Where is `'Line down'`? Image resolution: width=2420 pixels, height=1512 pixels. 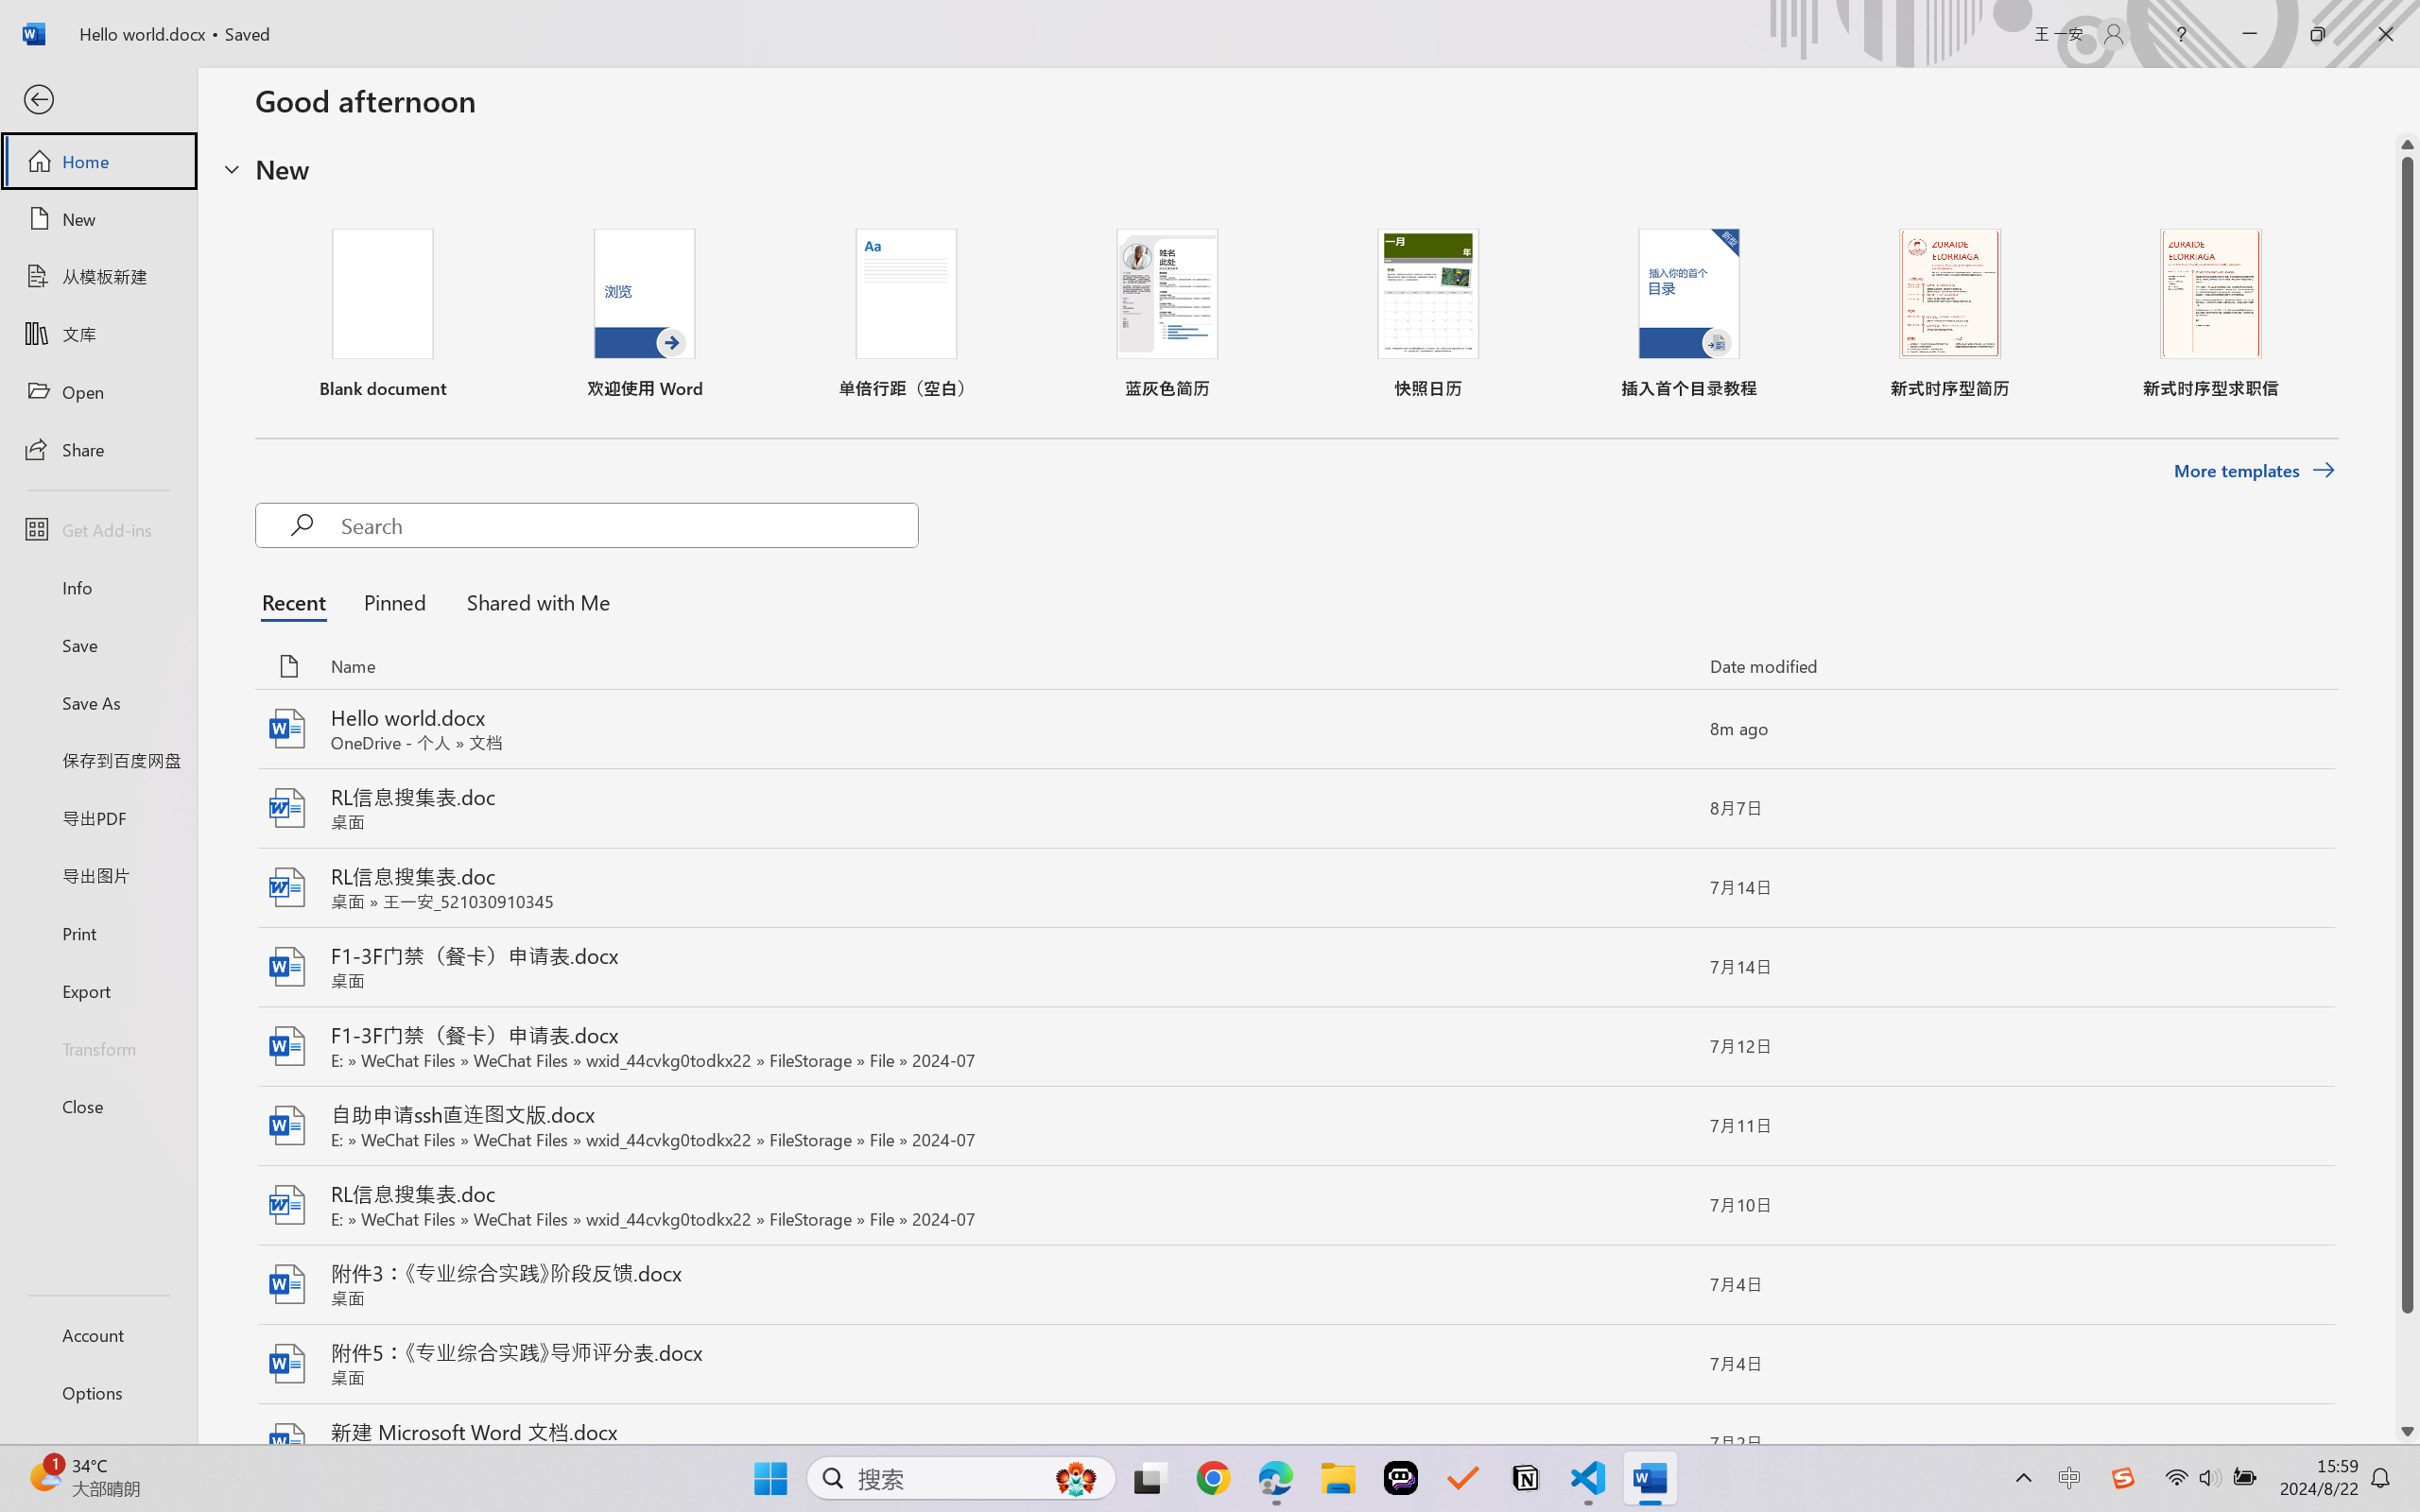
'Line down' is located at coordinates (2407, 1432).